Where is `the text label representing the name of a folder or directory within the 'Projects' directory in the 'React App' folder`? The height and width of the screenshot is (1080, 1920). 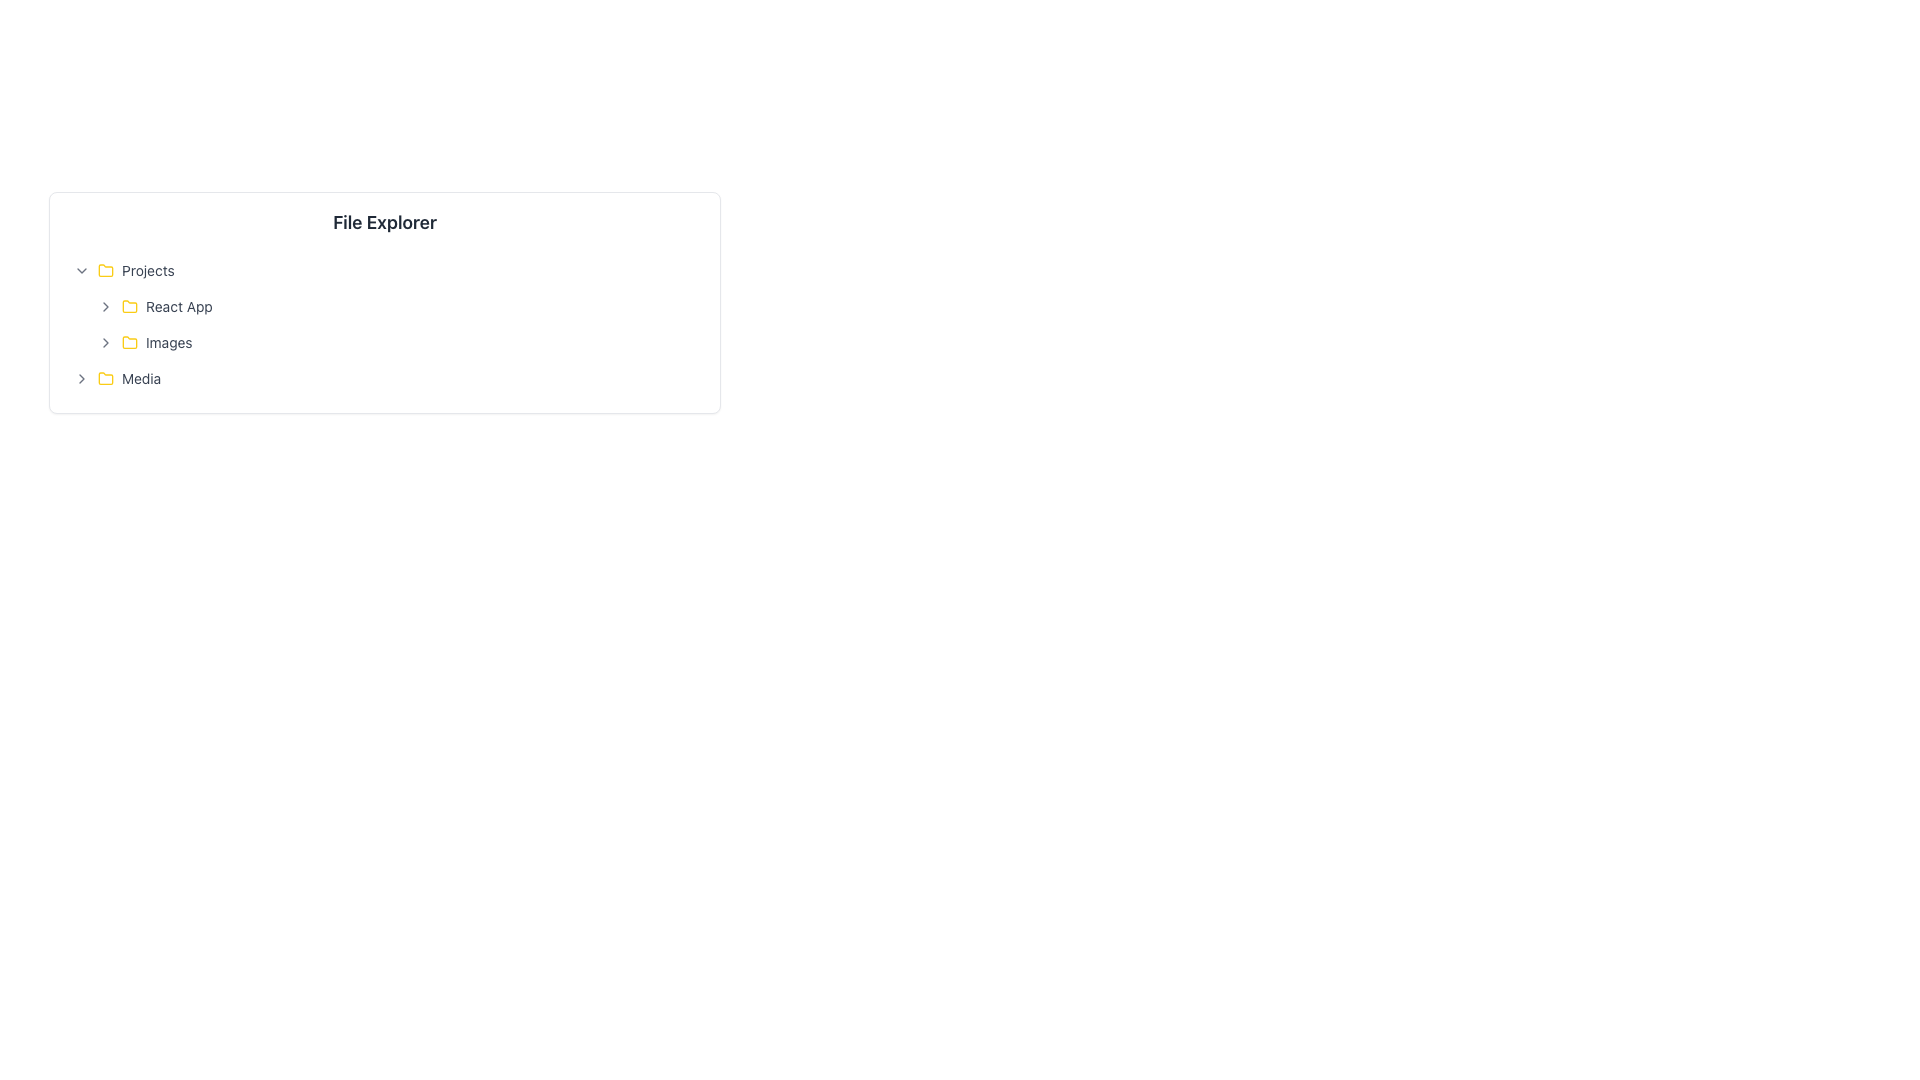 the text label representing the name of a folder or directory within the 'Projects' directory in the 'React App' folder is located at coordinates (169, 342).